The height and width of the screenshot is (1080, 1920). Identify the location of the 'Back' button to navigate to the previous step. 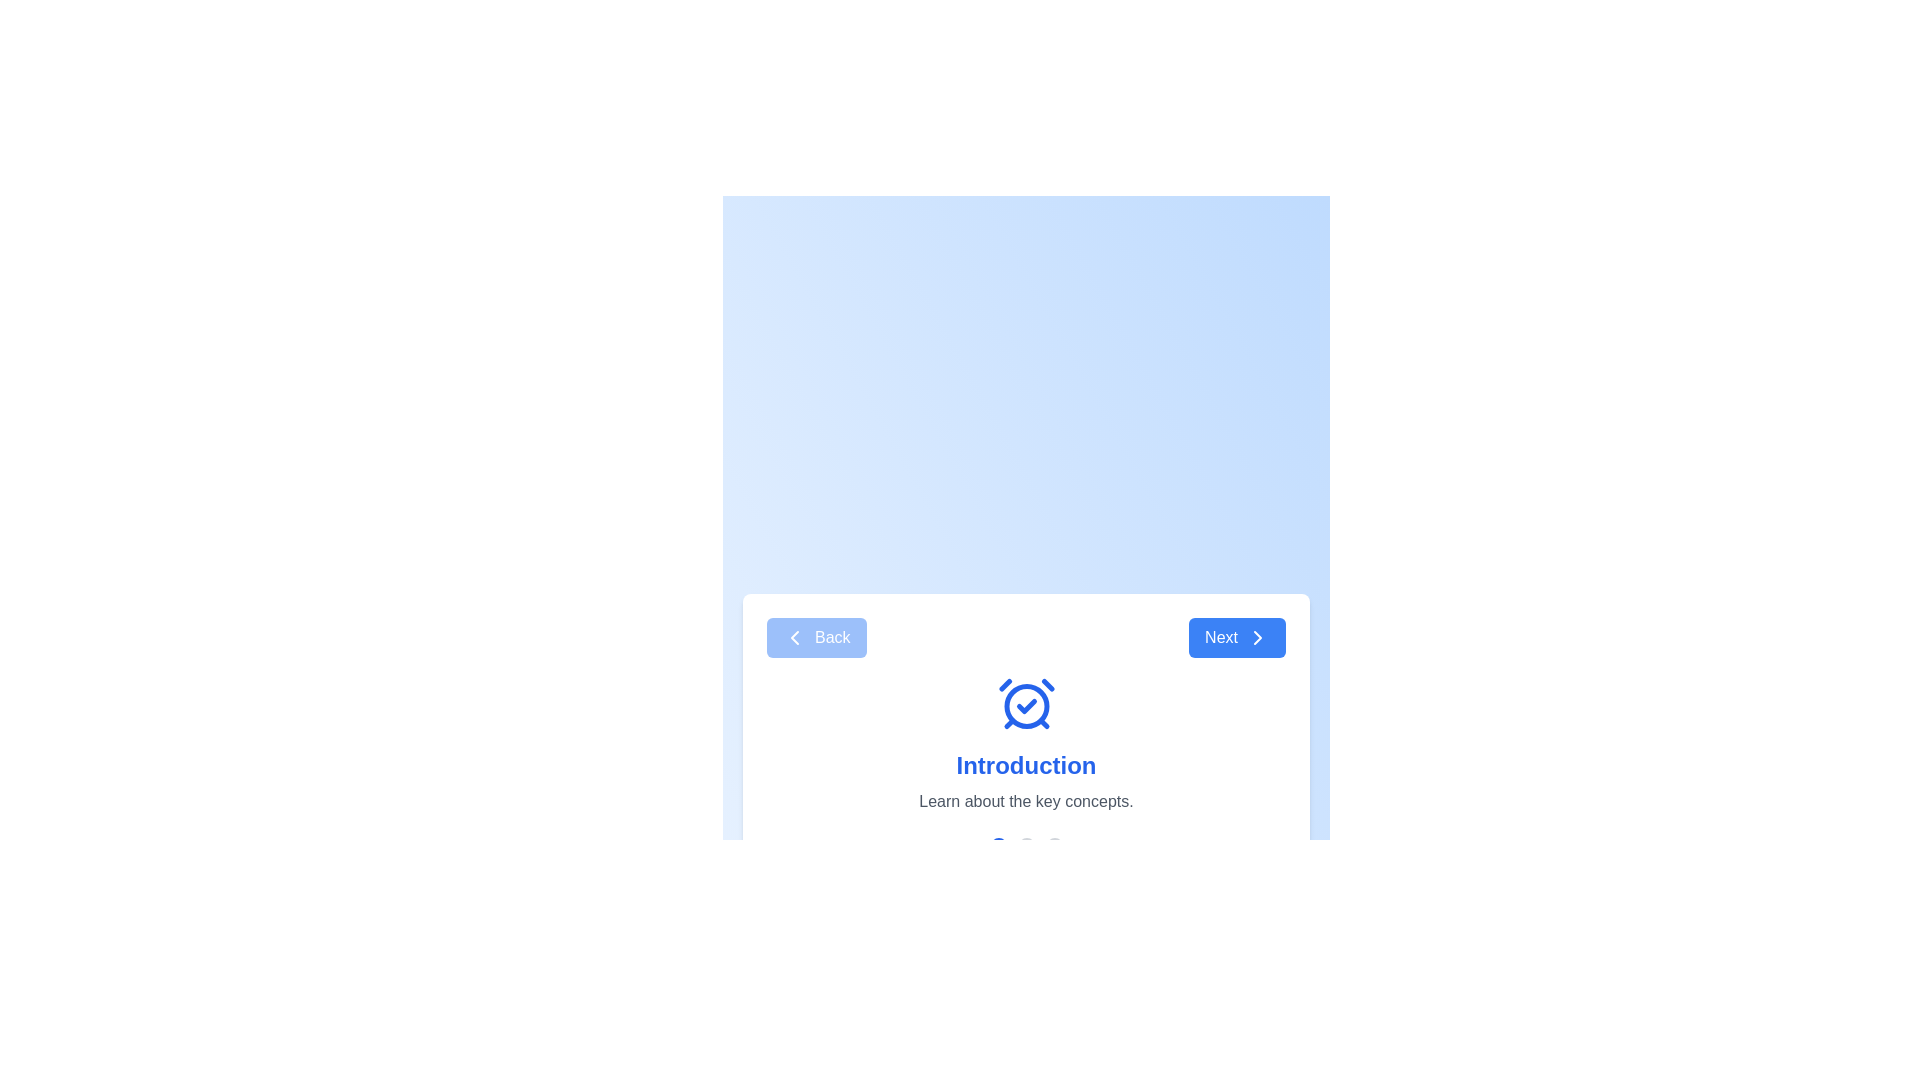
(816, 637).